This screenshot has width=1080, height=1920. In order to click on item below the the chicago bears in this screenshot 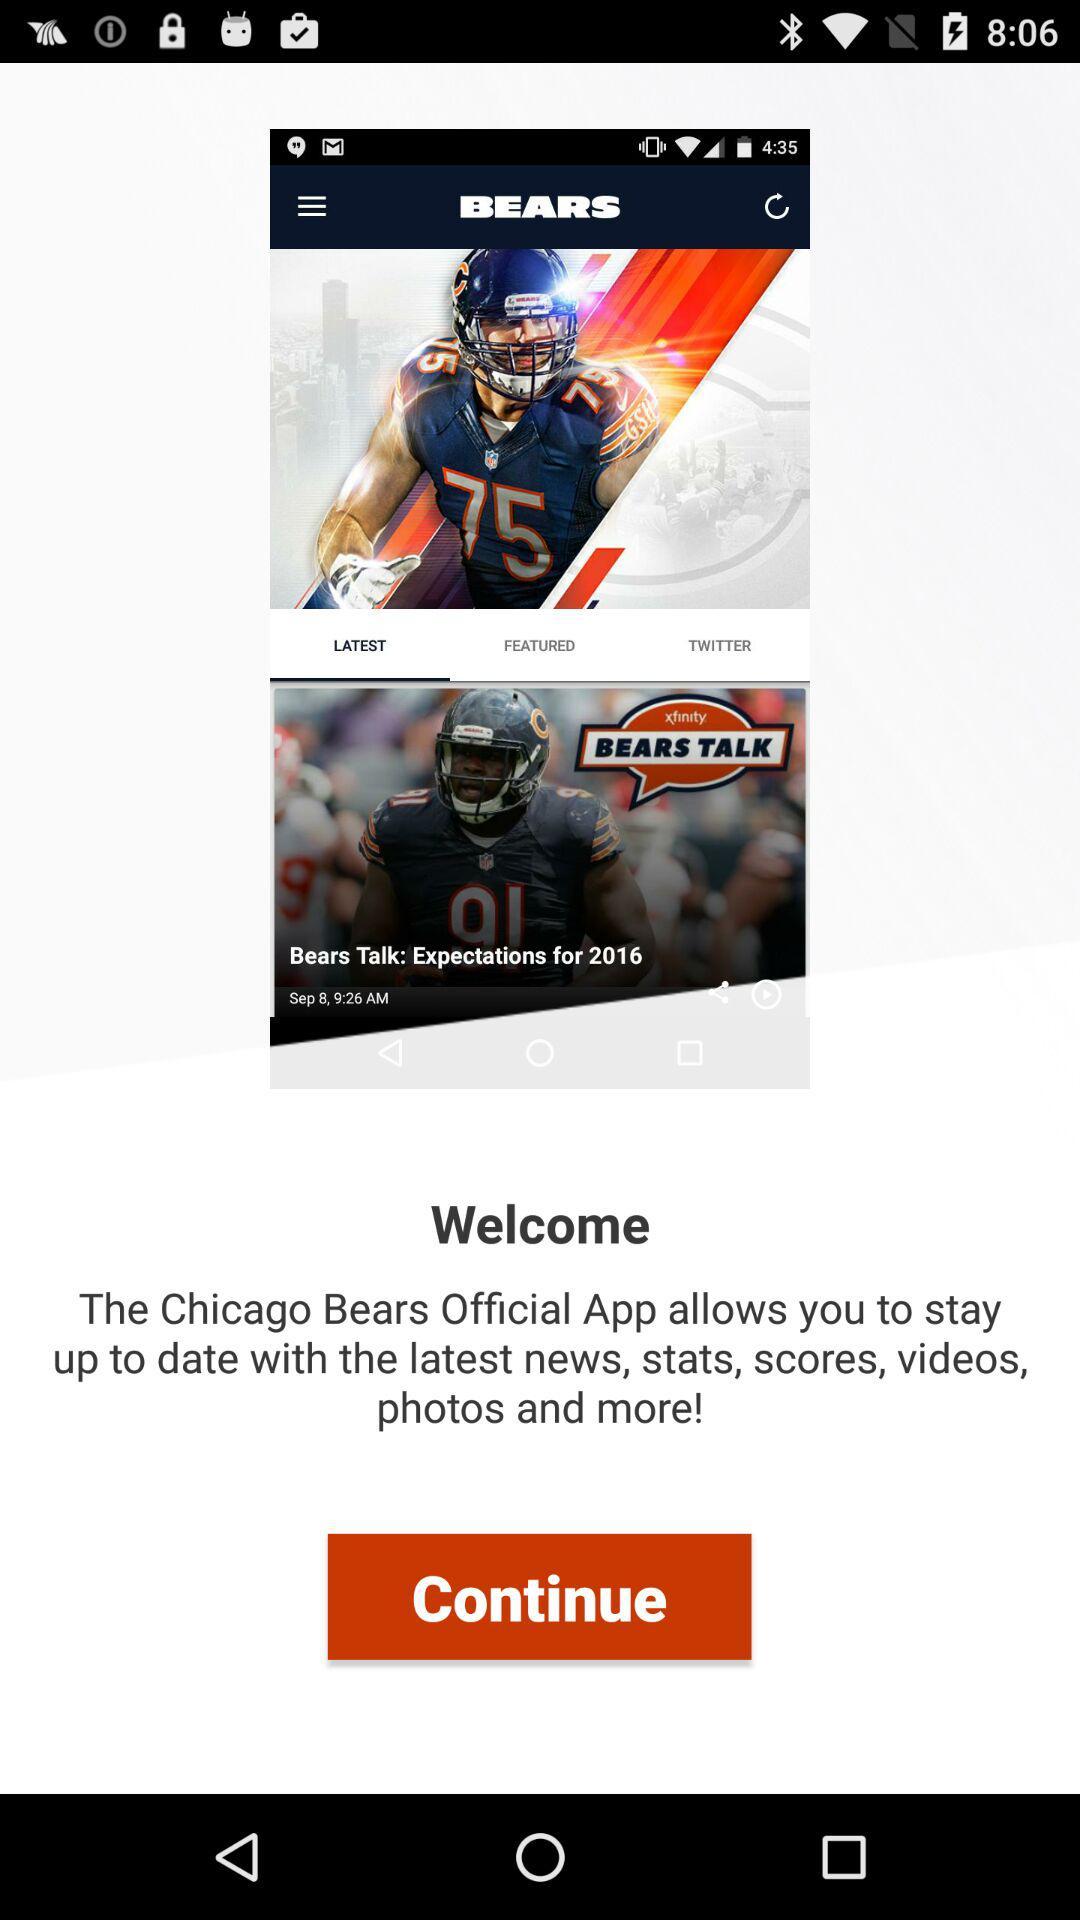, I will do `click(538, 1595)`.